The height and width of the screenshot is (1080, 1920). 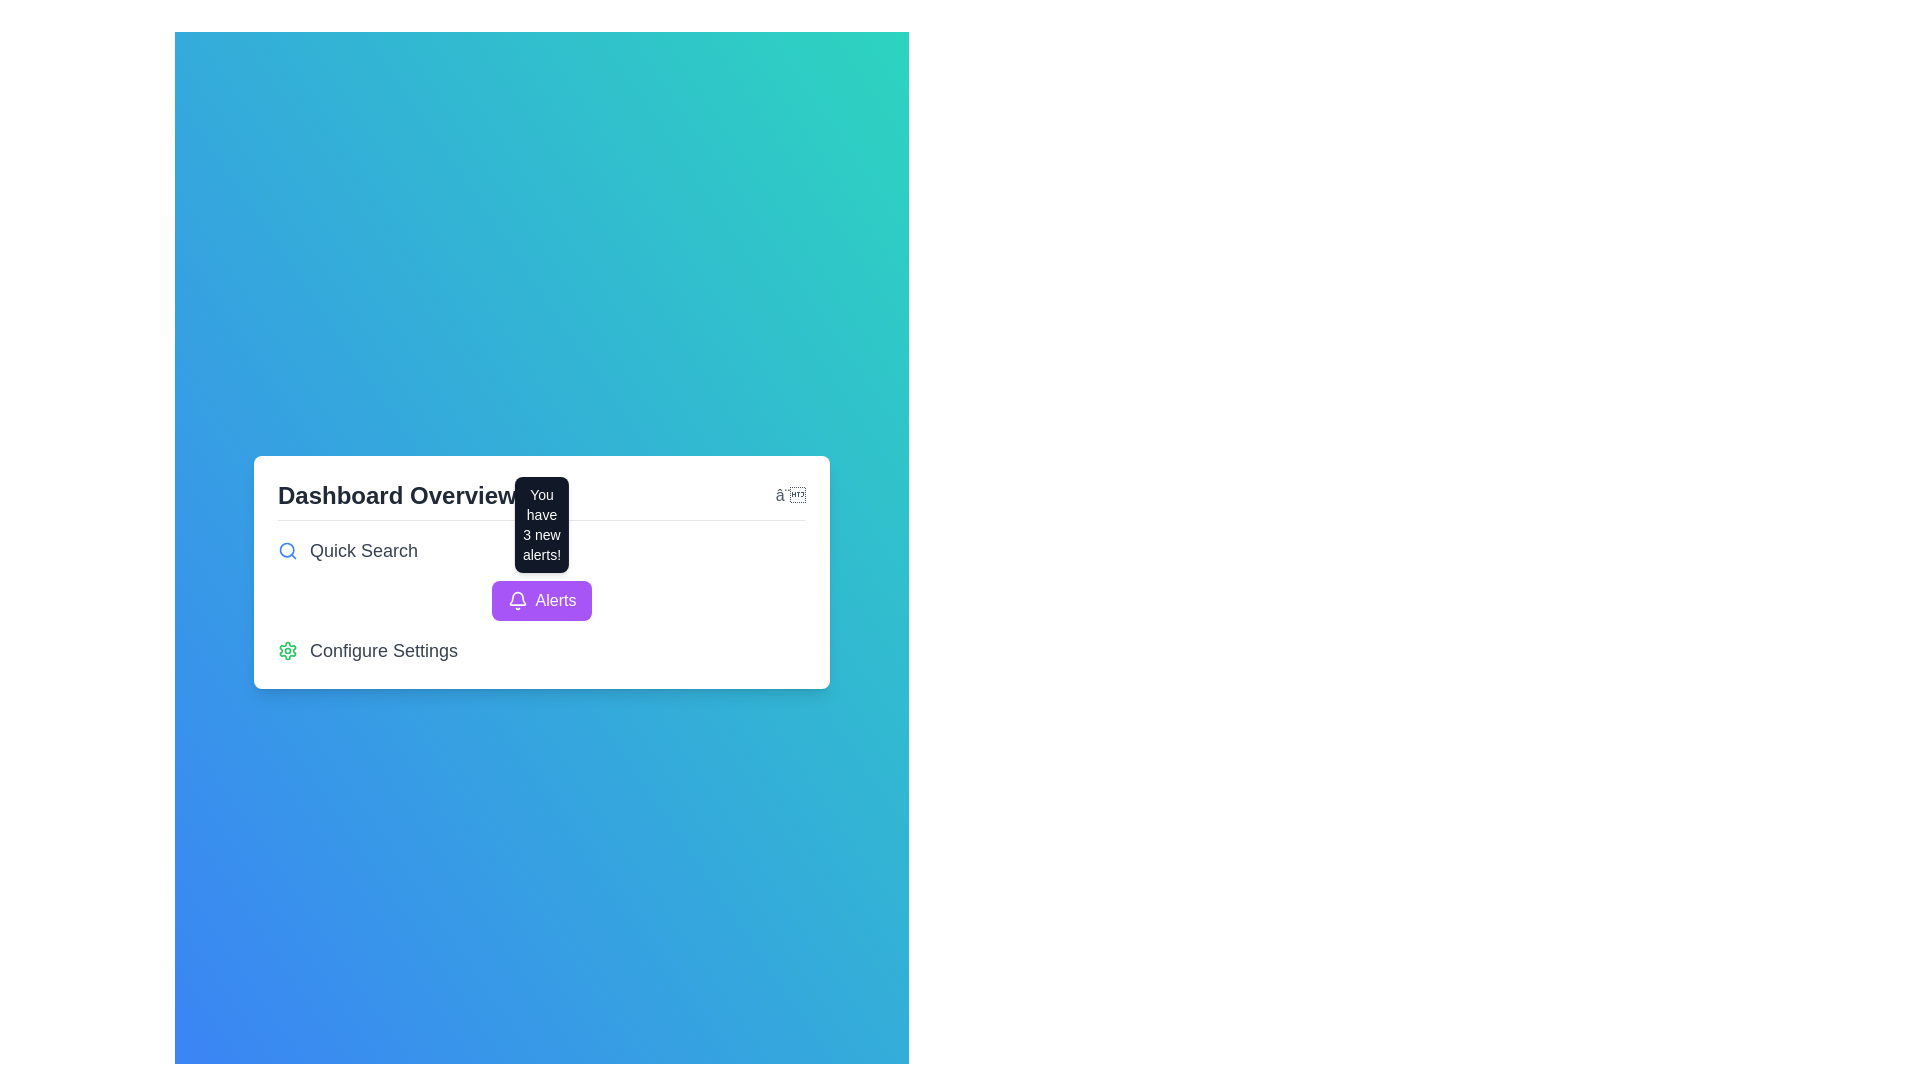 I want to click on the alert icon on the dashboard panel, so click(x=542, y=571).